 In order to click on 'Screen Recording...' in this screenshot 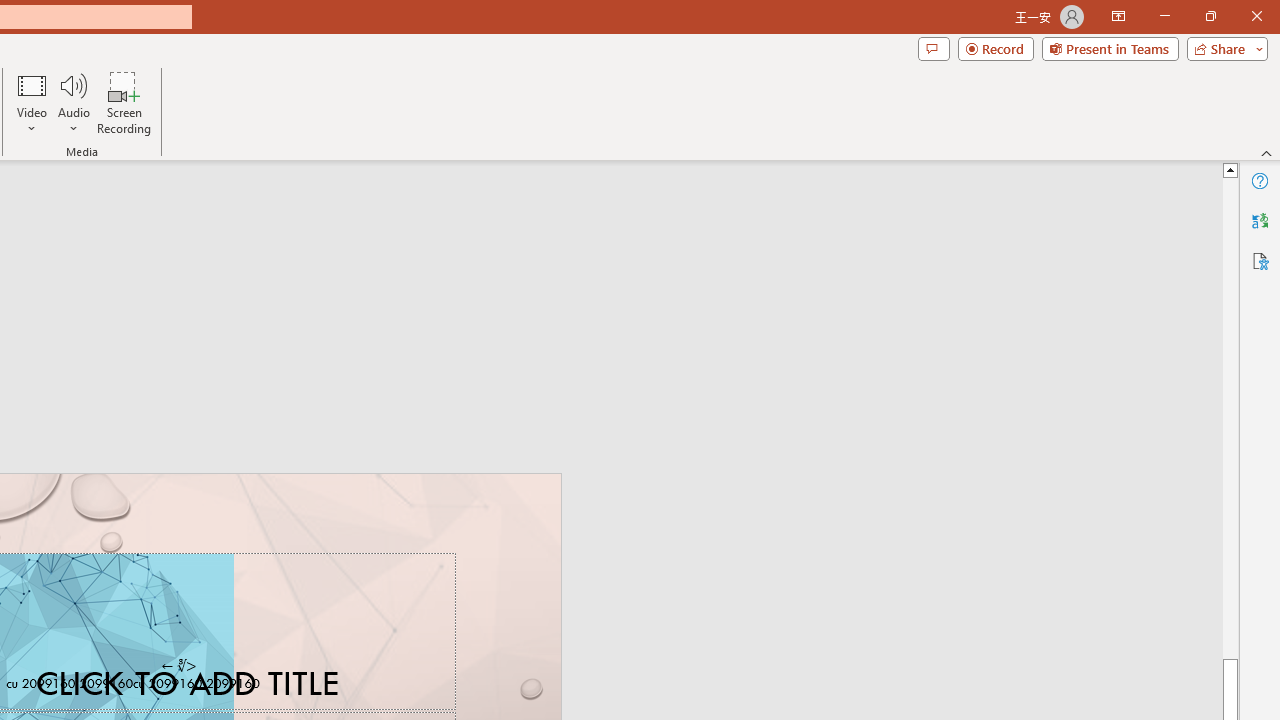, I will do `click(123, 103)`.